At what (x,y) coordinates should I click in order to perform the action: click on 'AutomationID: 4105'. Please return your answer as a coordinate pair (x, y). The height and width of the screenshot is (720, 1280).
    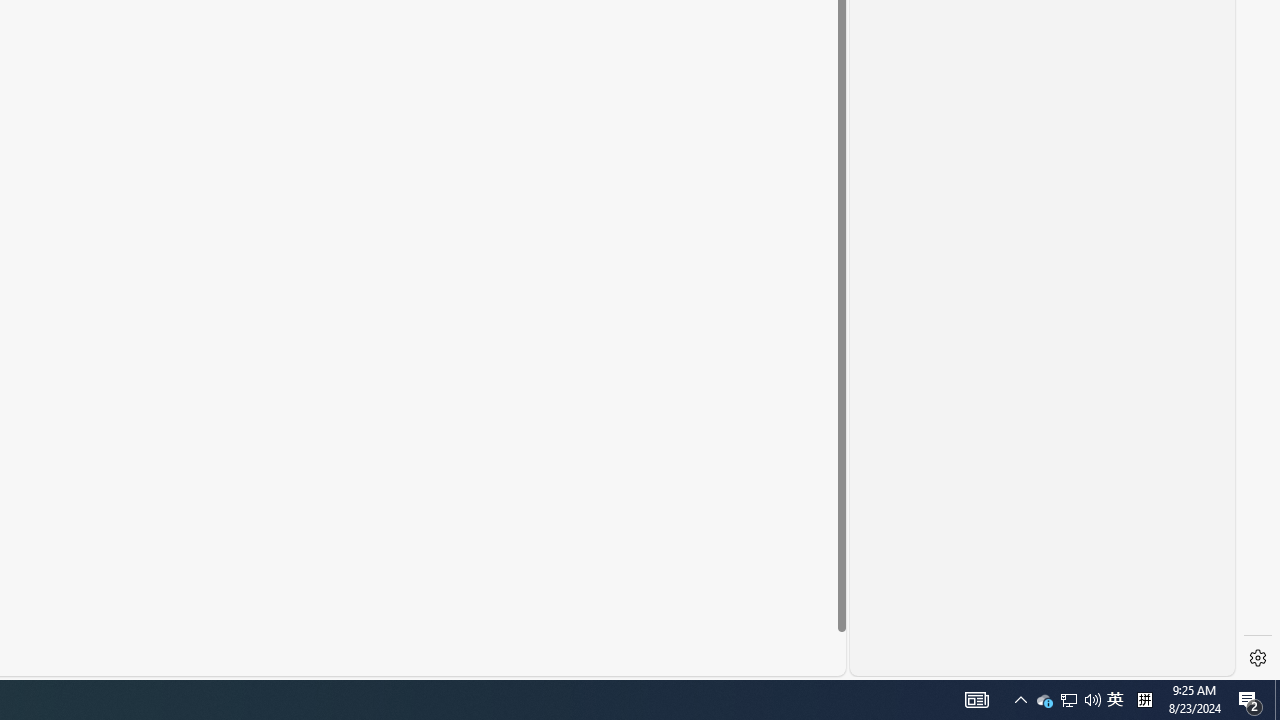
    Looking at the image, I should click on (977, 698).